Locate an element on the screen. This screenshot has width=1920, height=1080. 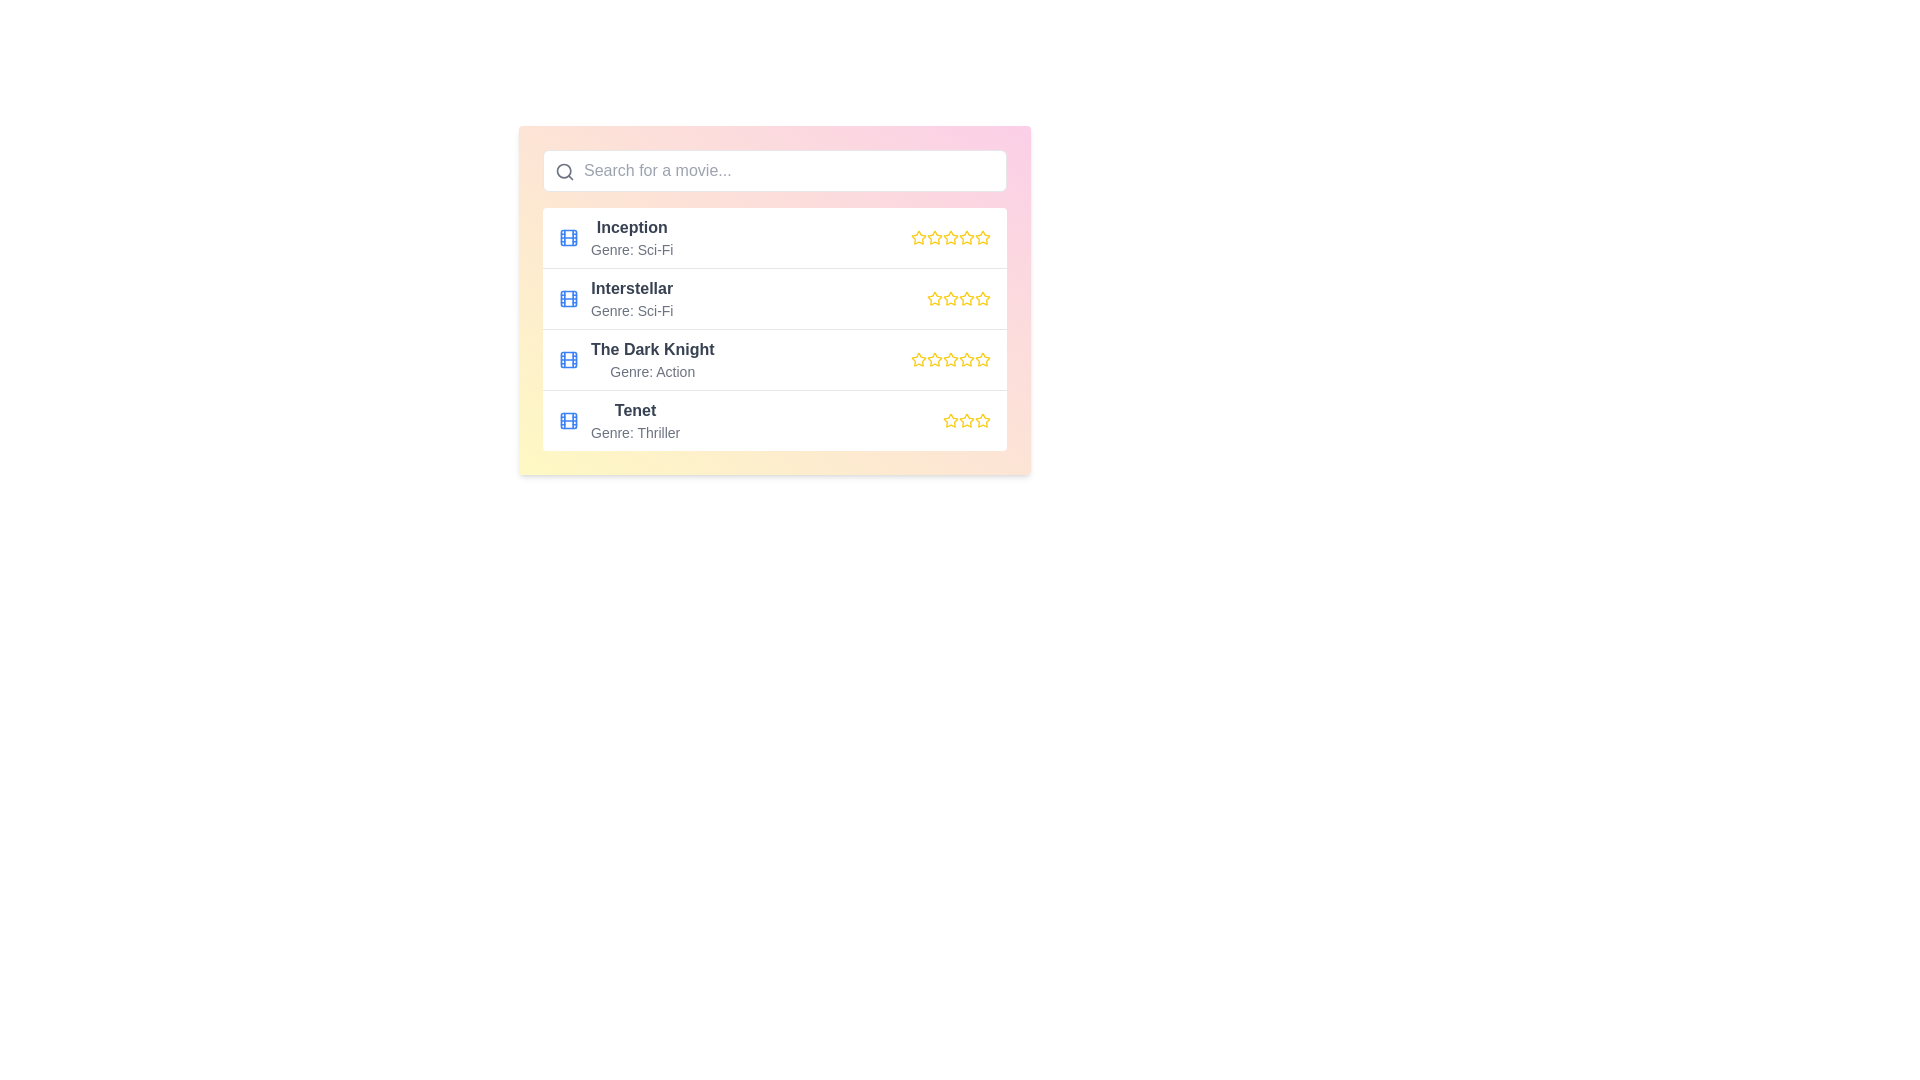
the second yellow star icon in the rating row for 'Interstellar' is located at coordinates (934, 298).